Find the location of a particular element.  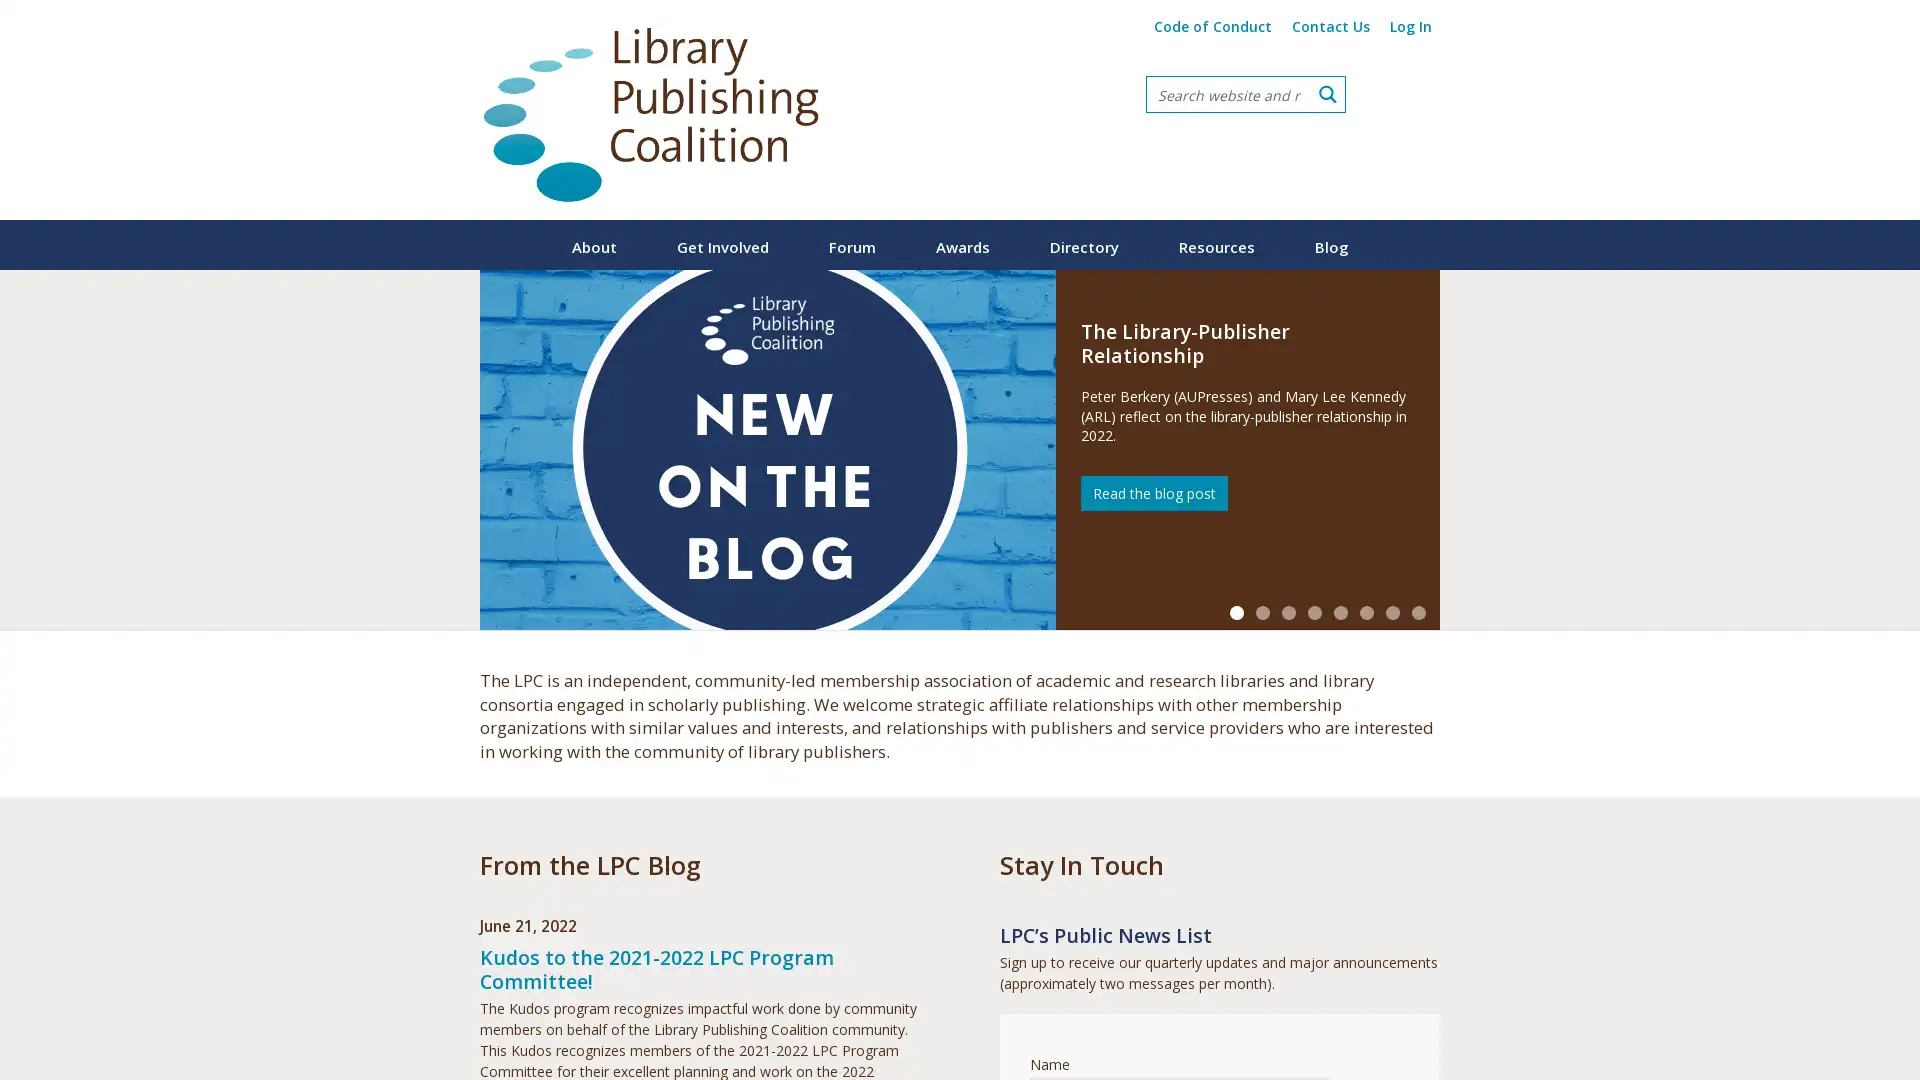

Go to slide 7 is located at coordinates (1391, 612).